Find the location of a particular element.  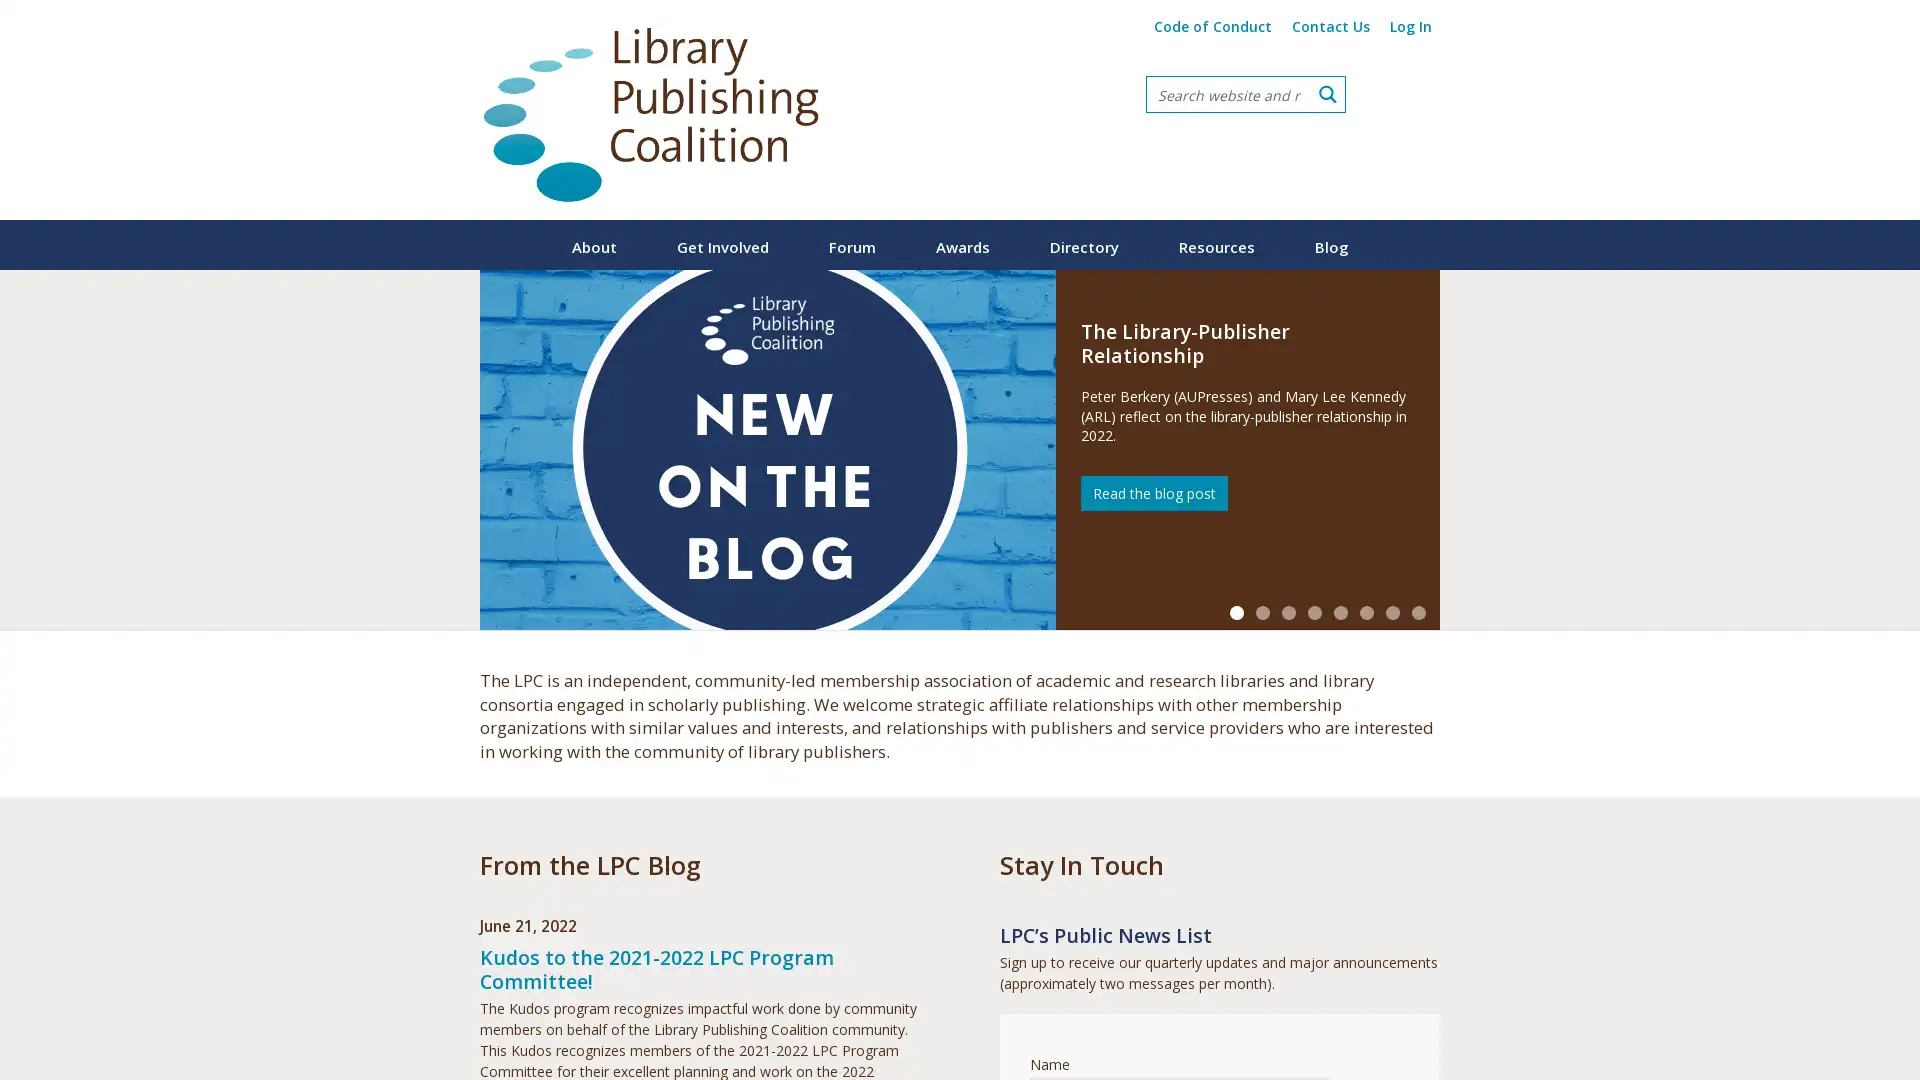

Go to slide 7 is located at coordinates (1391, 612).